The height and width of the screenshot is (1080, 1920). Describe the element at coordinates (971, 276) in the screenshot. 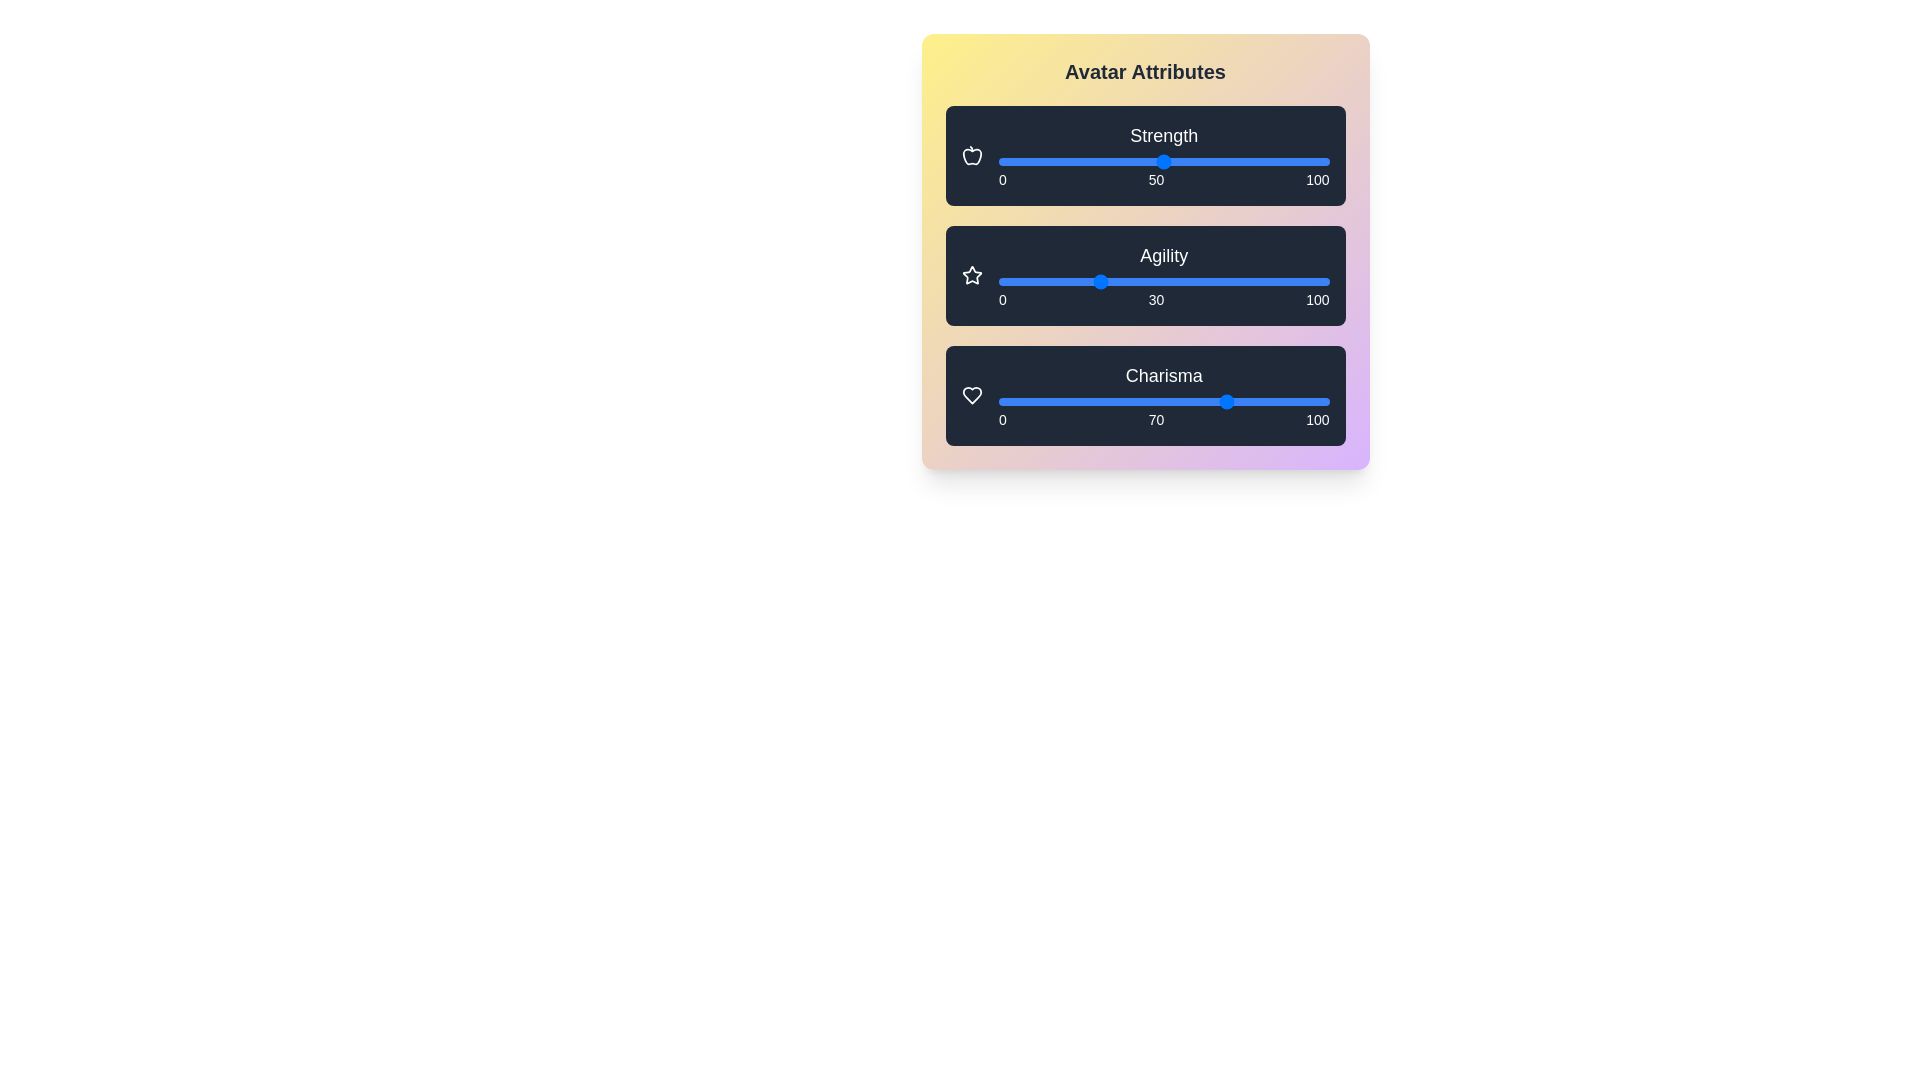

I see `the star icon next to the 'Agility' slider` at that location.